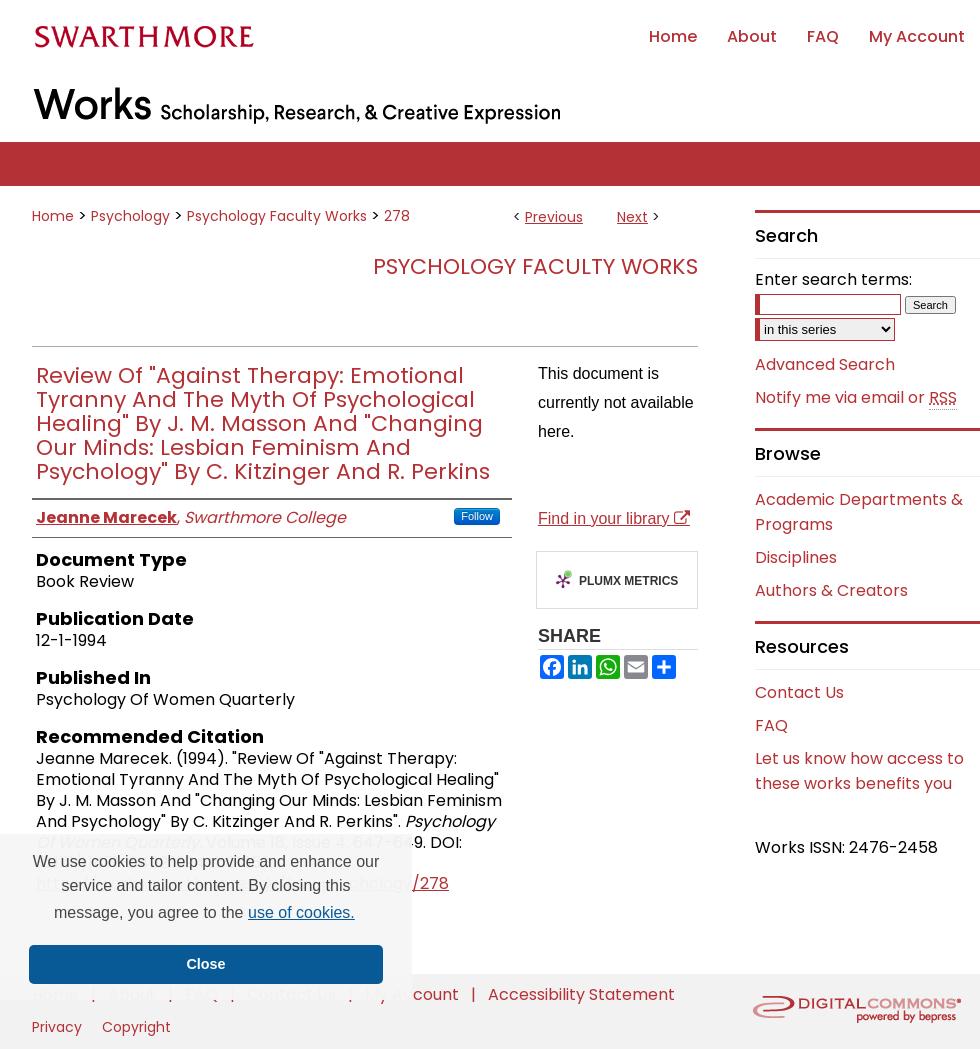  I want to click on 'Psychology Of Women Quarterly.', so click(265, 830).